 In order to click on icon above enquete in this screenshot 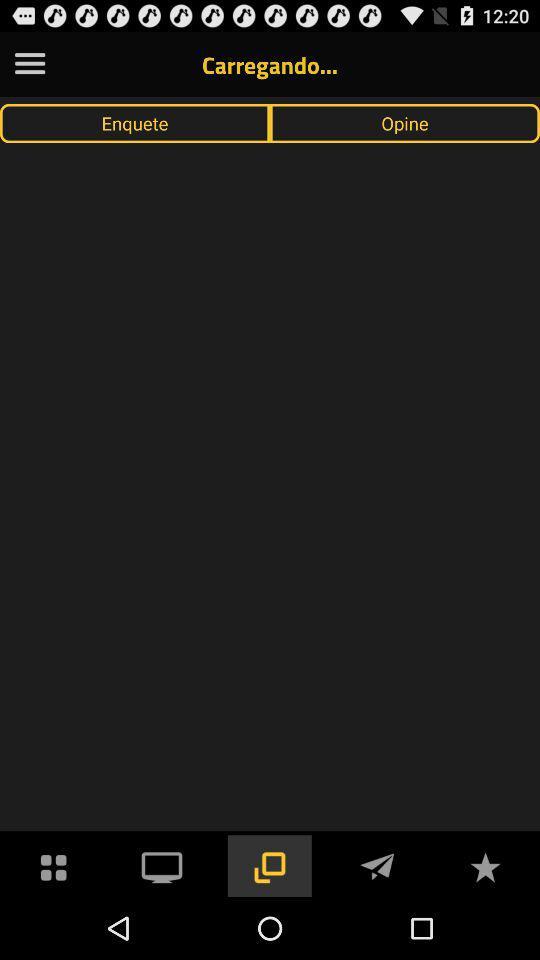, I will do `click(29, 64)`.